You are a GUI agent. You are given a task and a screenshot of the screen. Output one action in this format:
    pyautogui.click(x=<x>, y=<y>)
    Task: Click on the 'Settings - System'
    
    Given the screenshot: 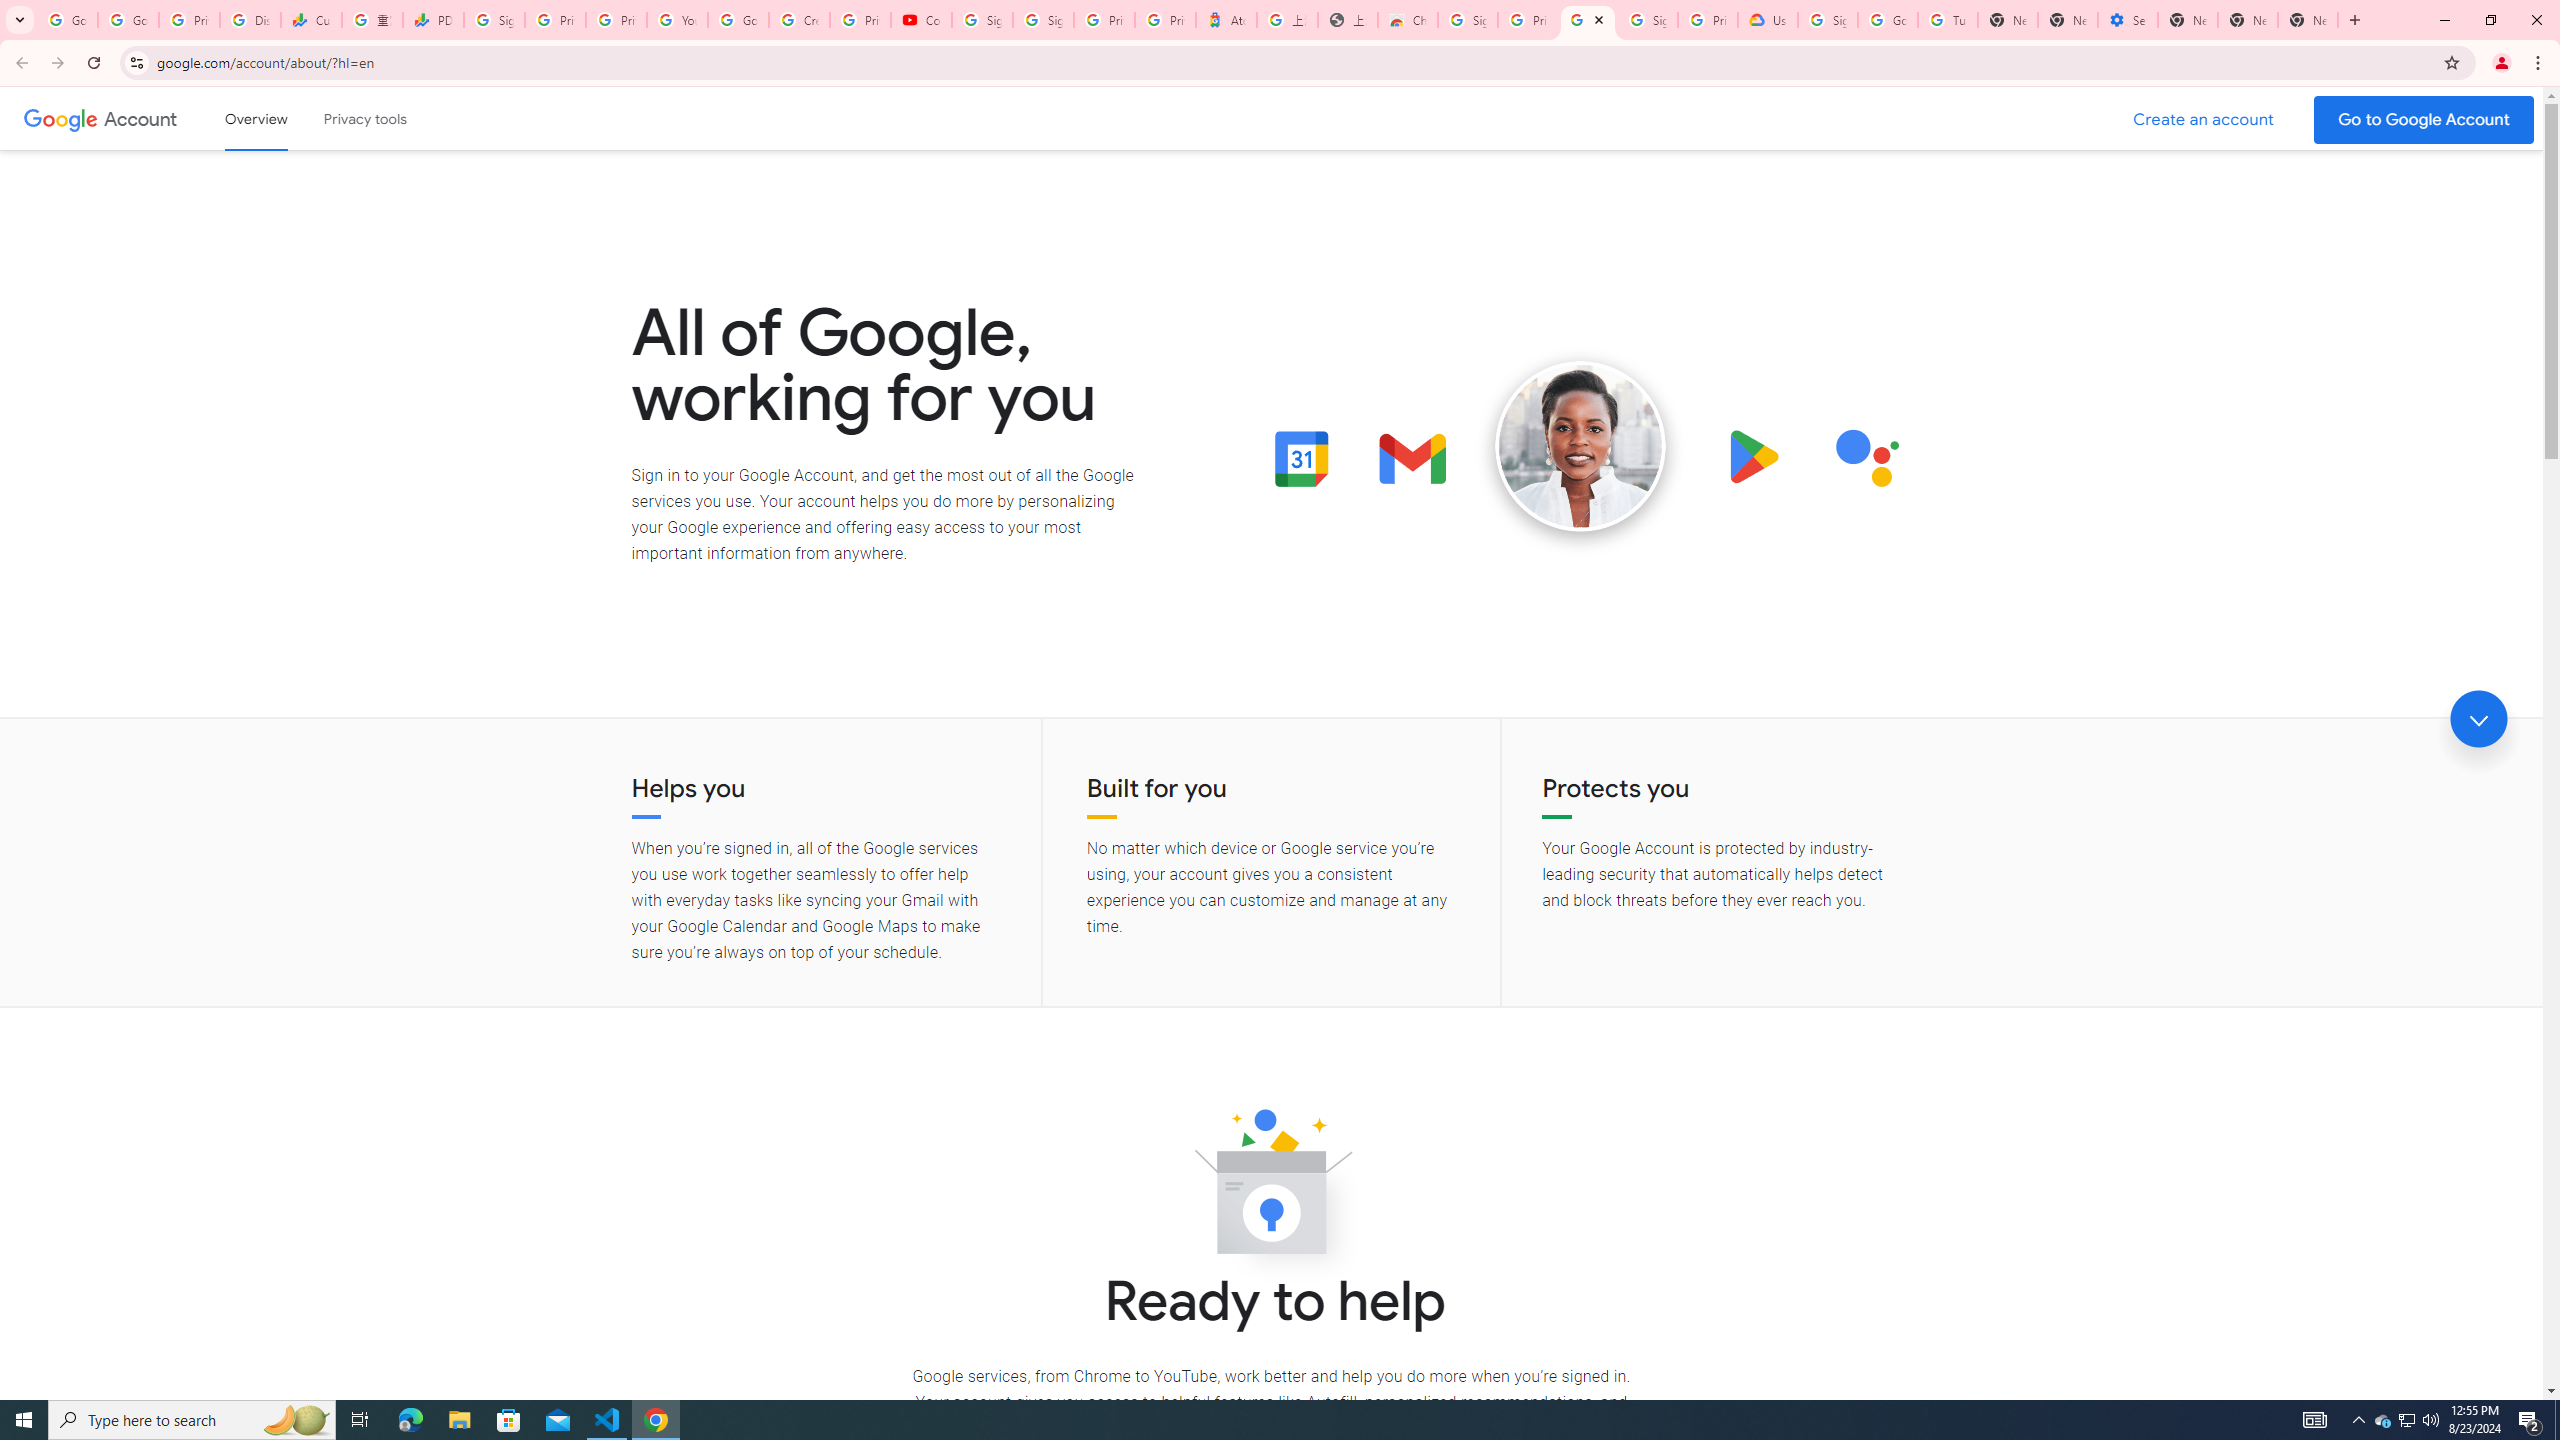 What is the action you would take?
    pyautogui.click(x=2127, y=19)
    